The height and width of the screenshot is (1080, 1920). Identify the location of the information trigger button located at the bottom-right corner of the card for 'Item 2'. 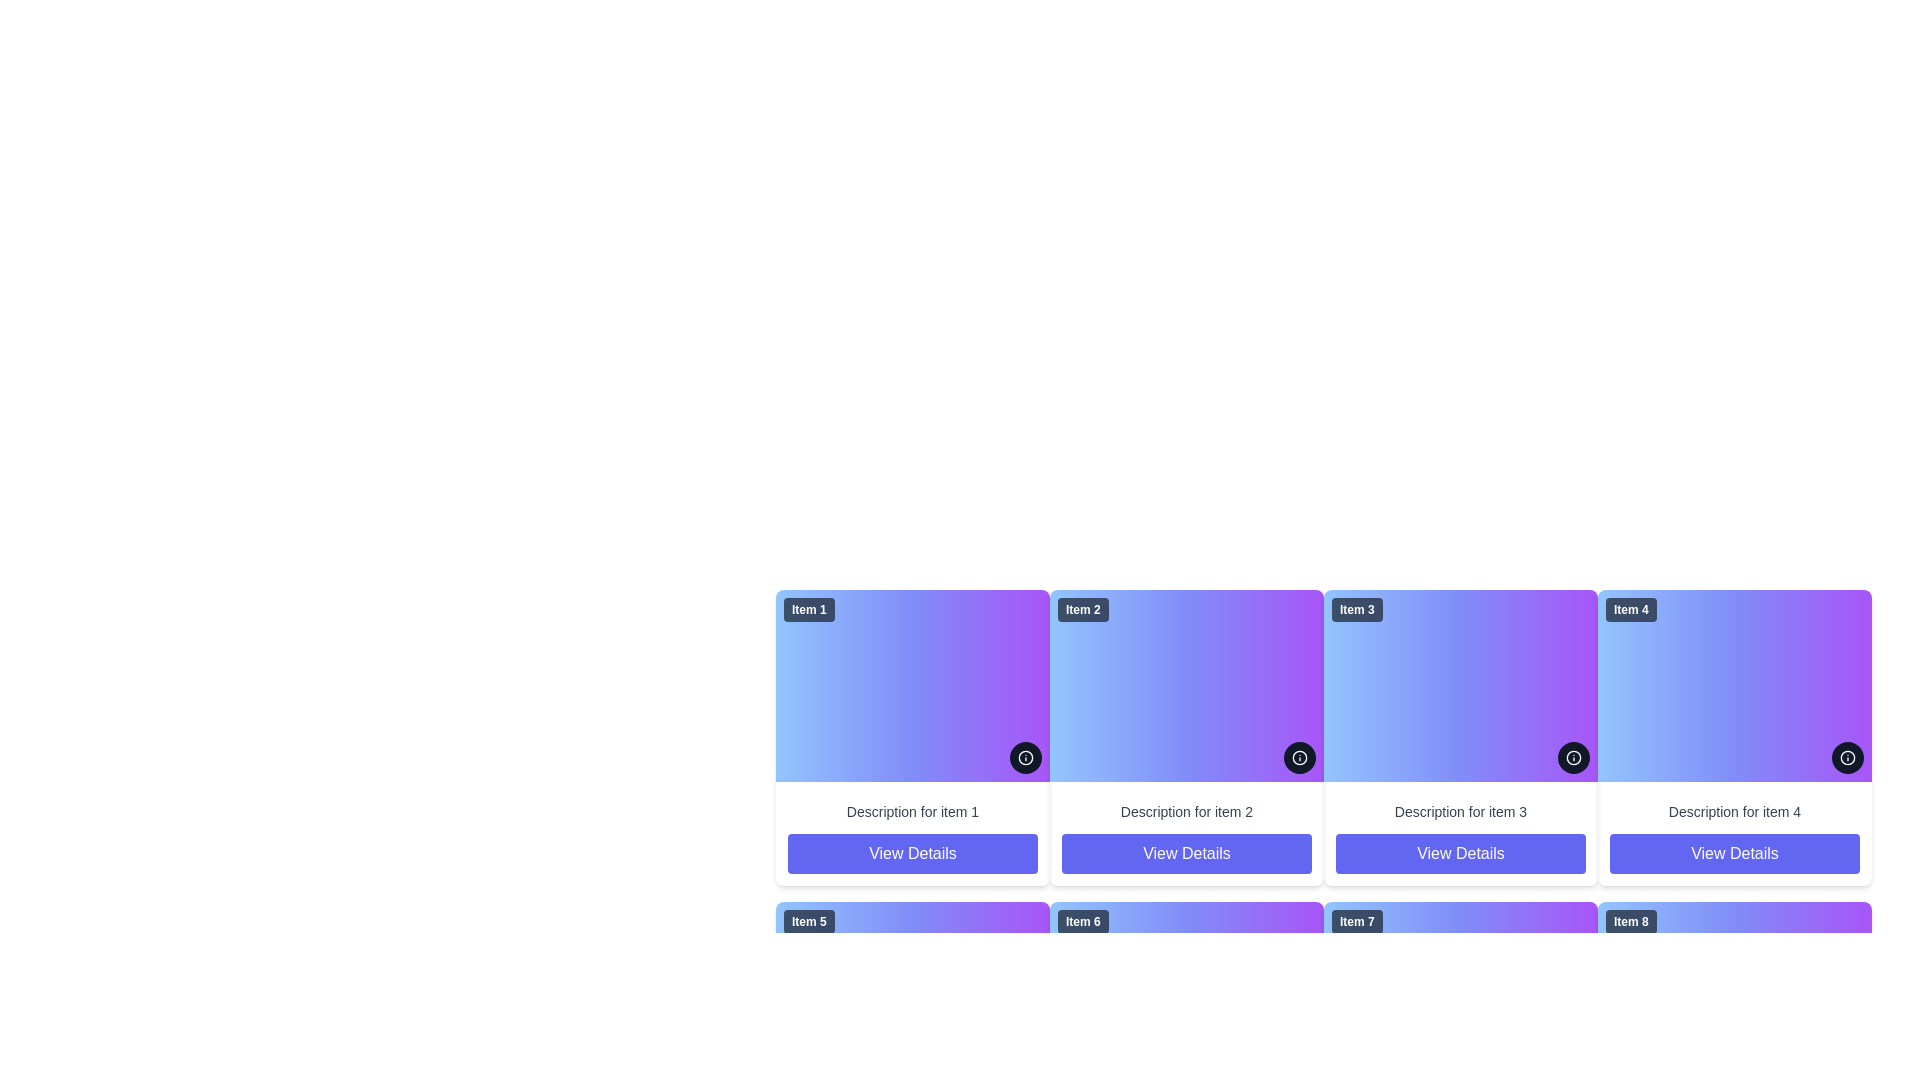
(1300, 758).